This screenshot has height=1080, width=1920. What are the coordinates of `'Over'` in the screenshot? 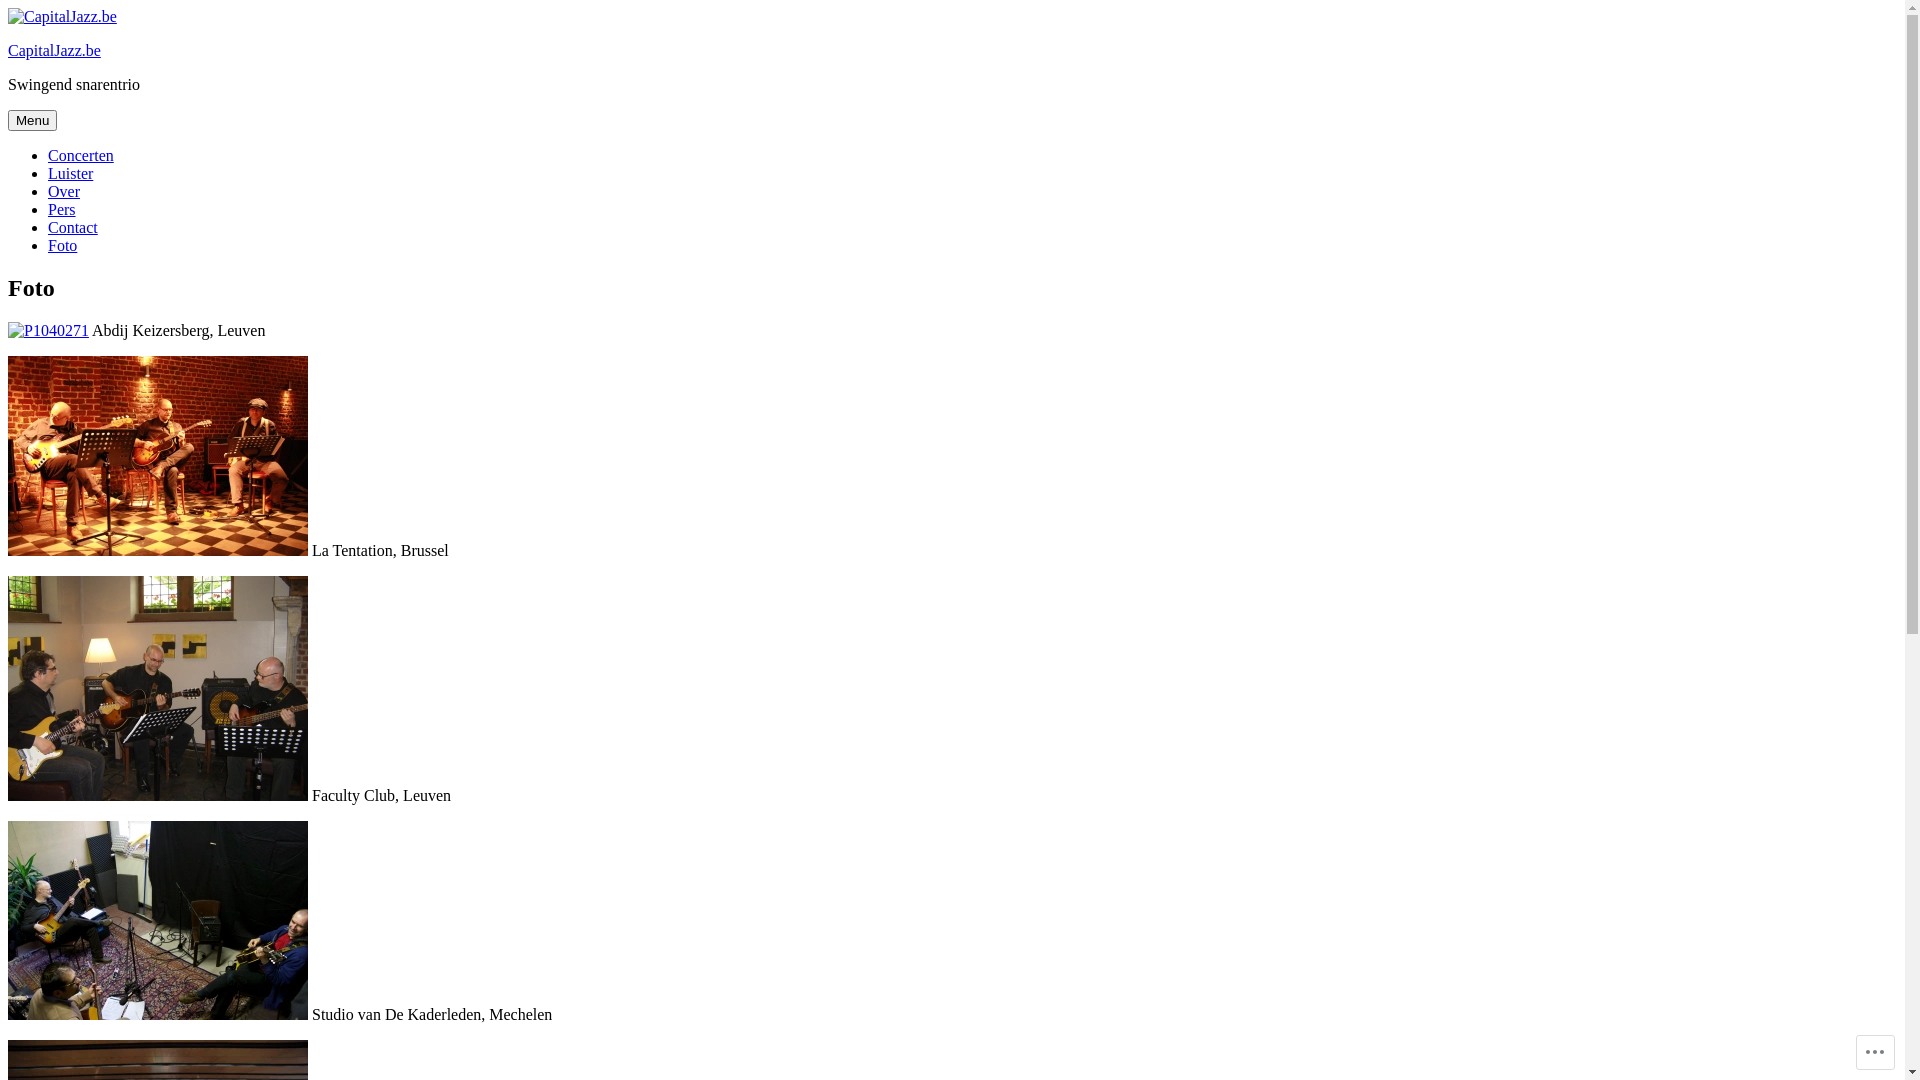 It's located at (63, 191).